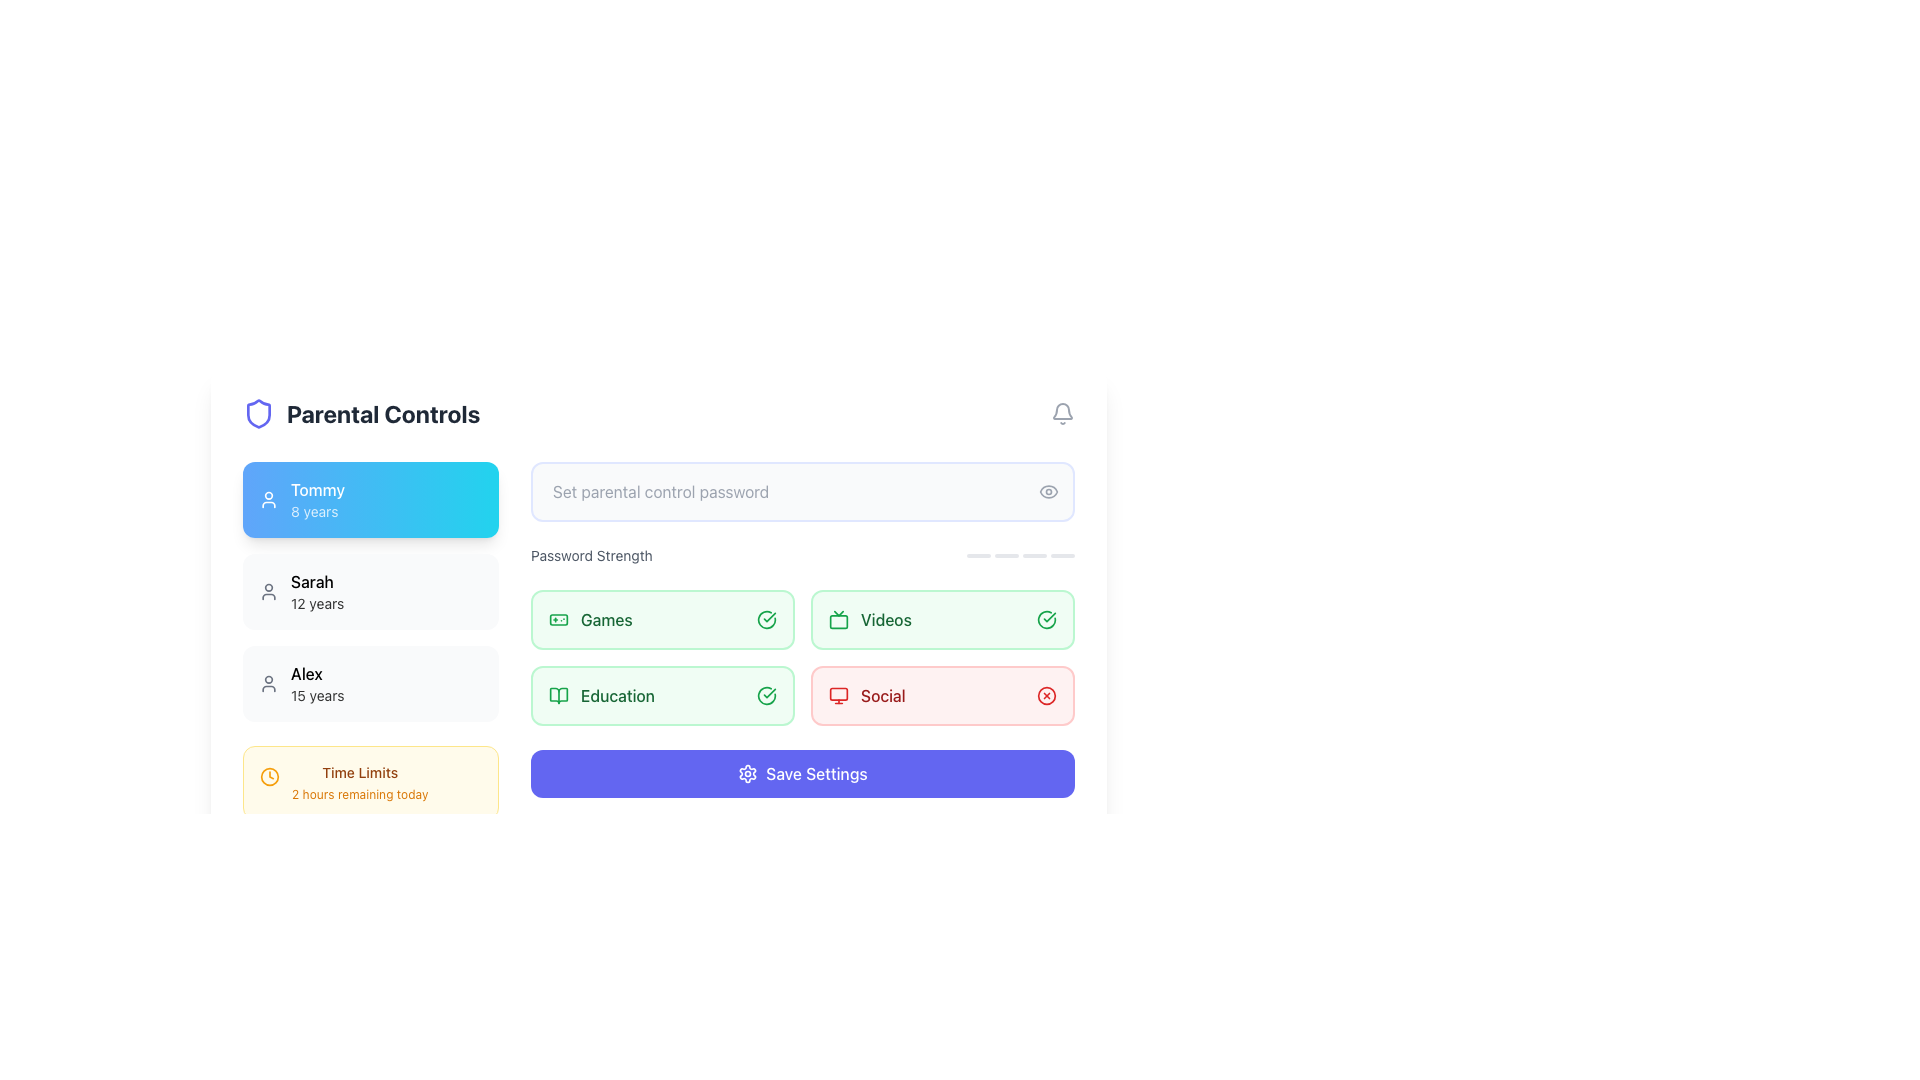 The height and width of the screenshot is (1080, 1920). I want to click on the 'Games' icon located in the upper-left region of the main content area within the 'Password Strength' section, so click(558, 619).